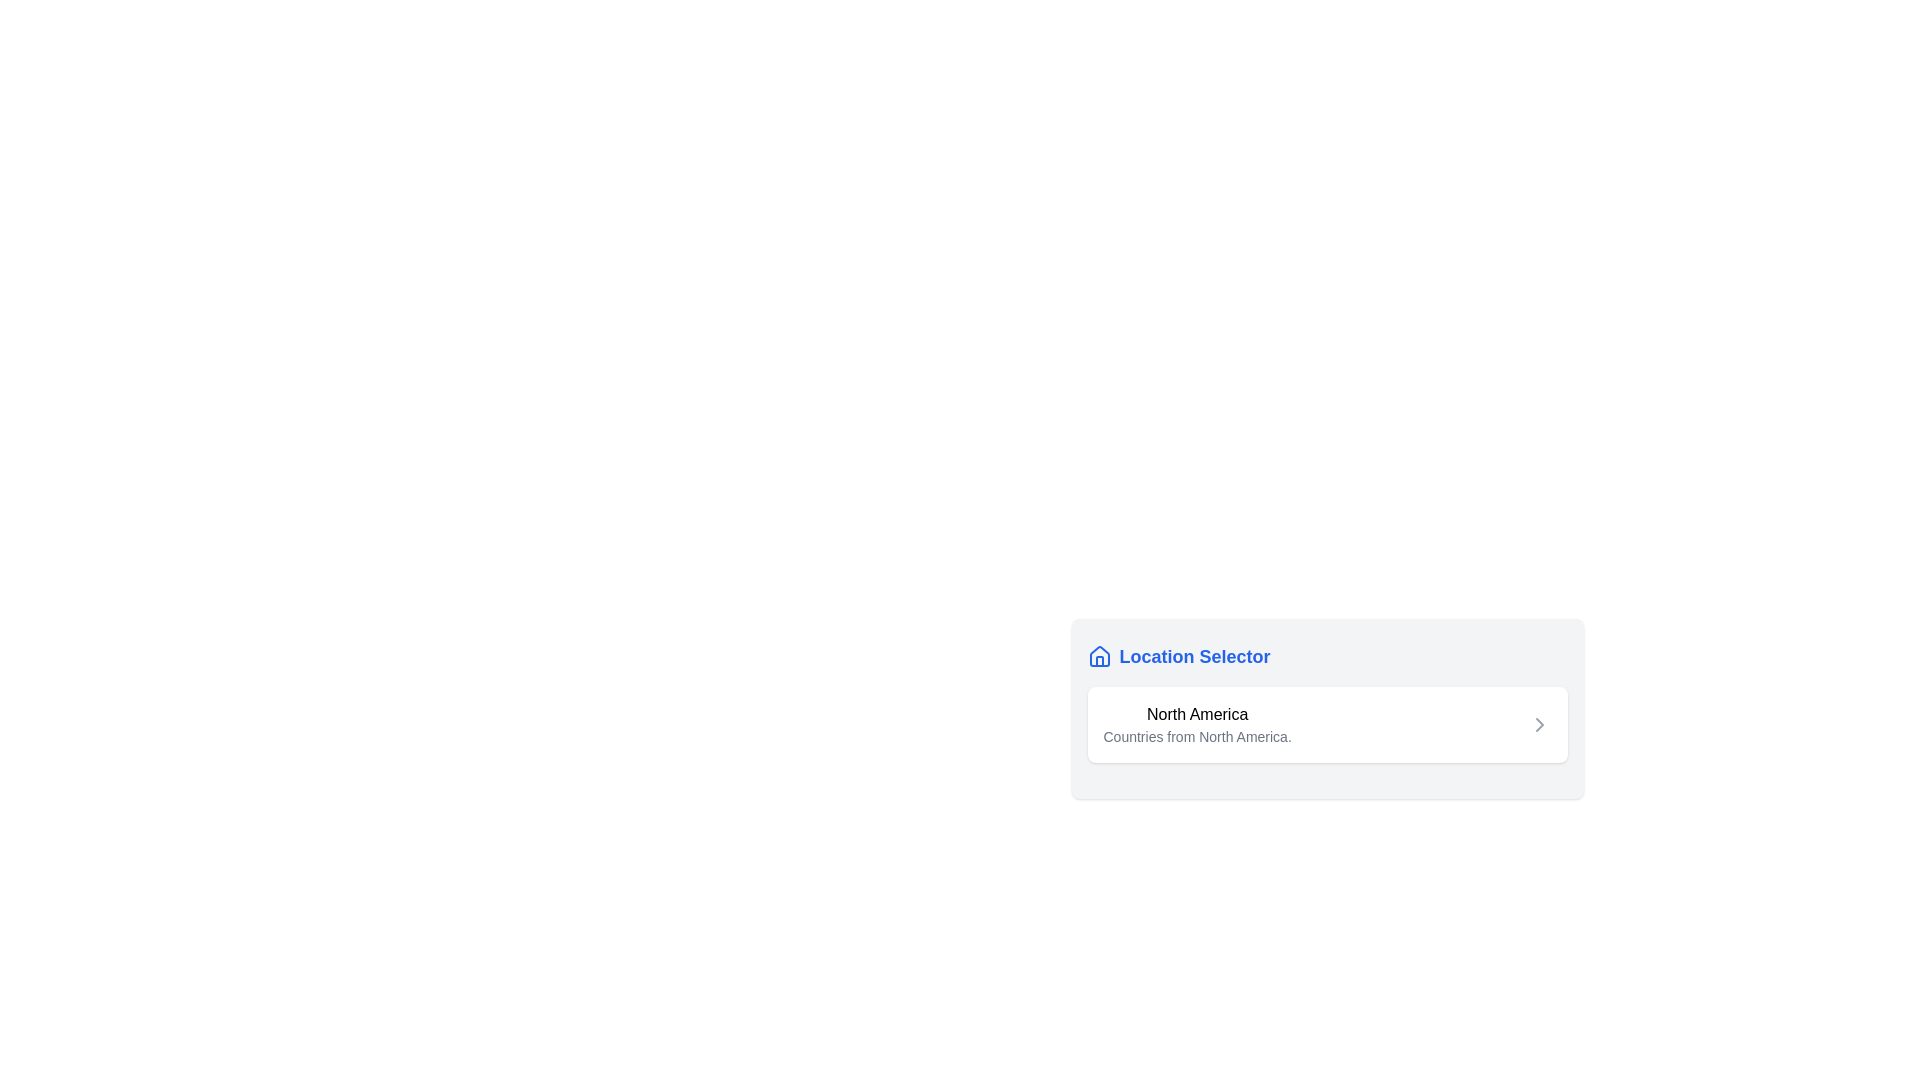 The width and height of the screenshot is (1920, 1080). I want to click on the 'Location Selector' text label, which is styled in bold and blue, positioned to the right of a home icon, so click(1195, 656).